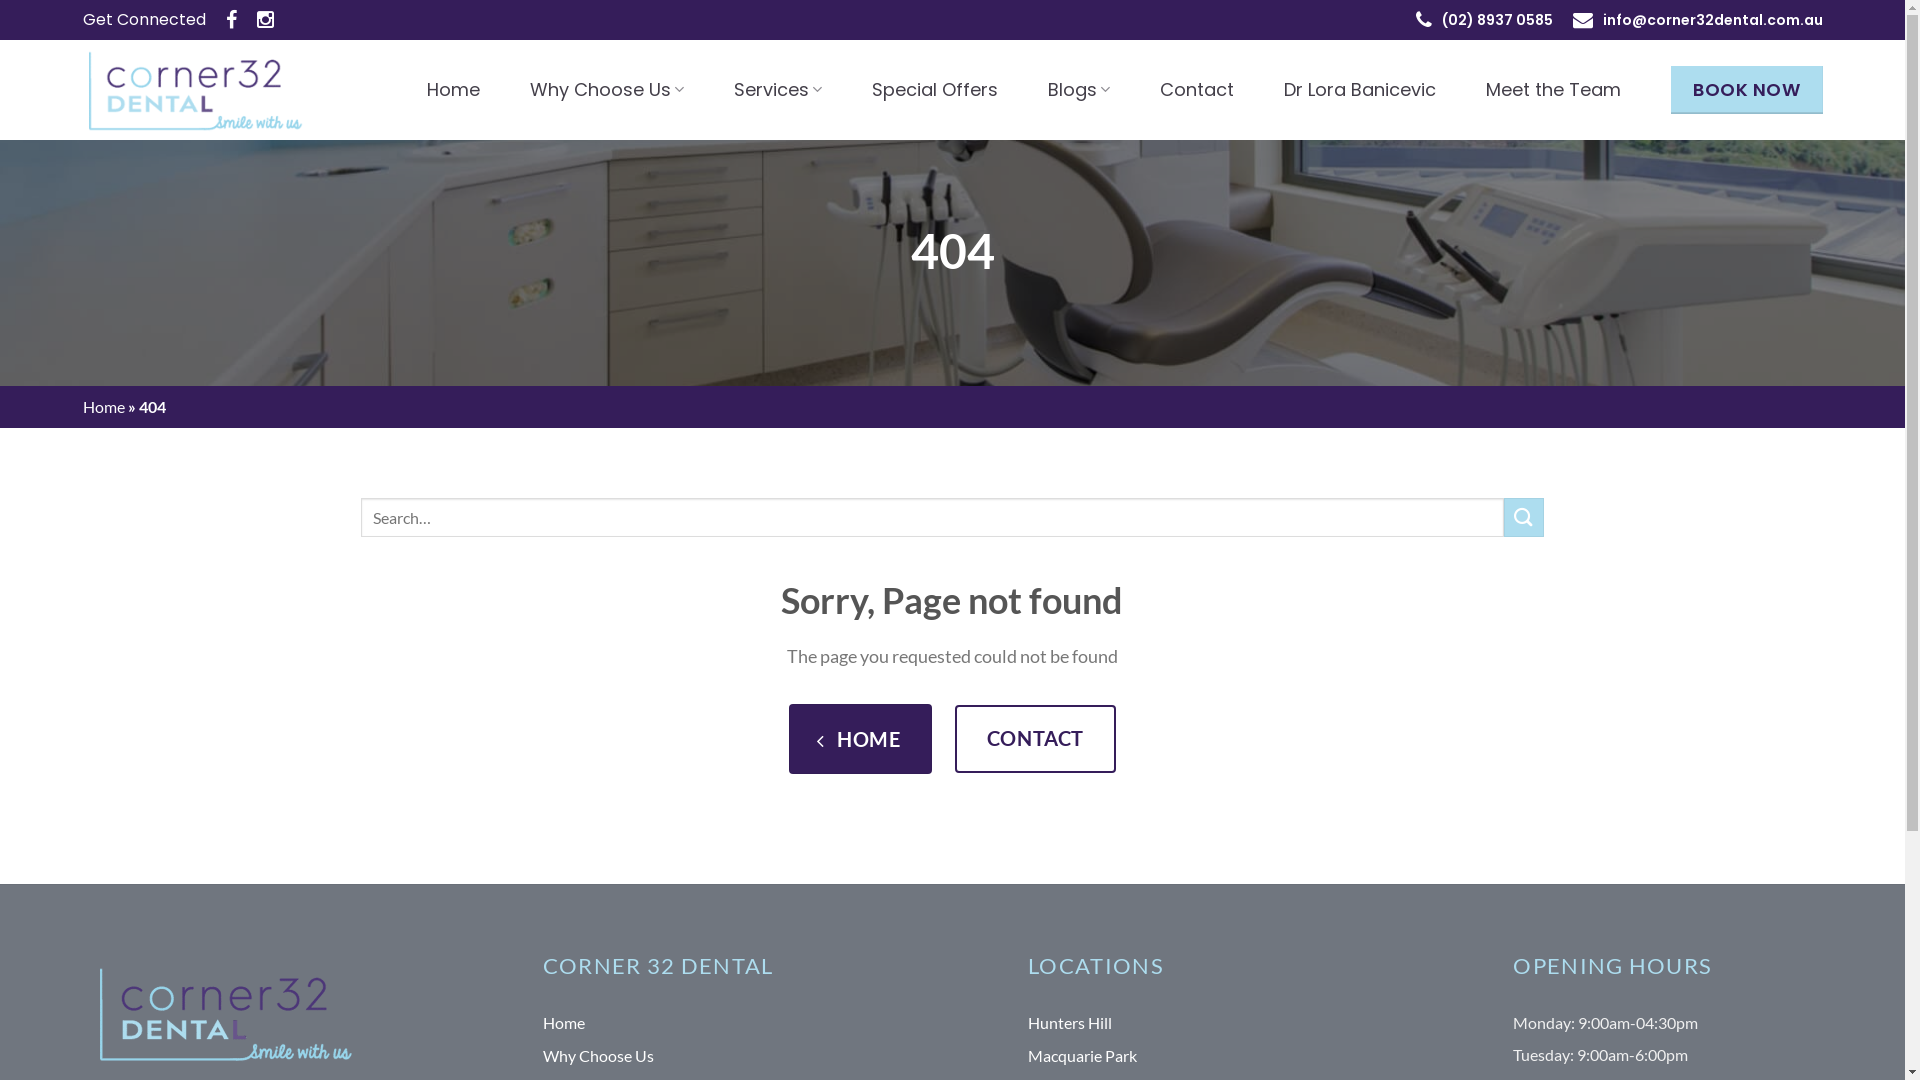 Image resolution: width=1920 pixels, height=1080 pixels. I want to click on 'Services', so click(776, 88).